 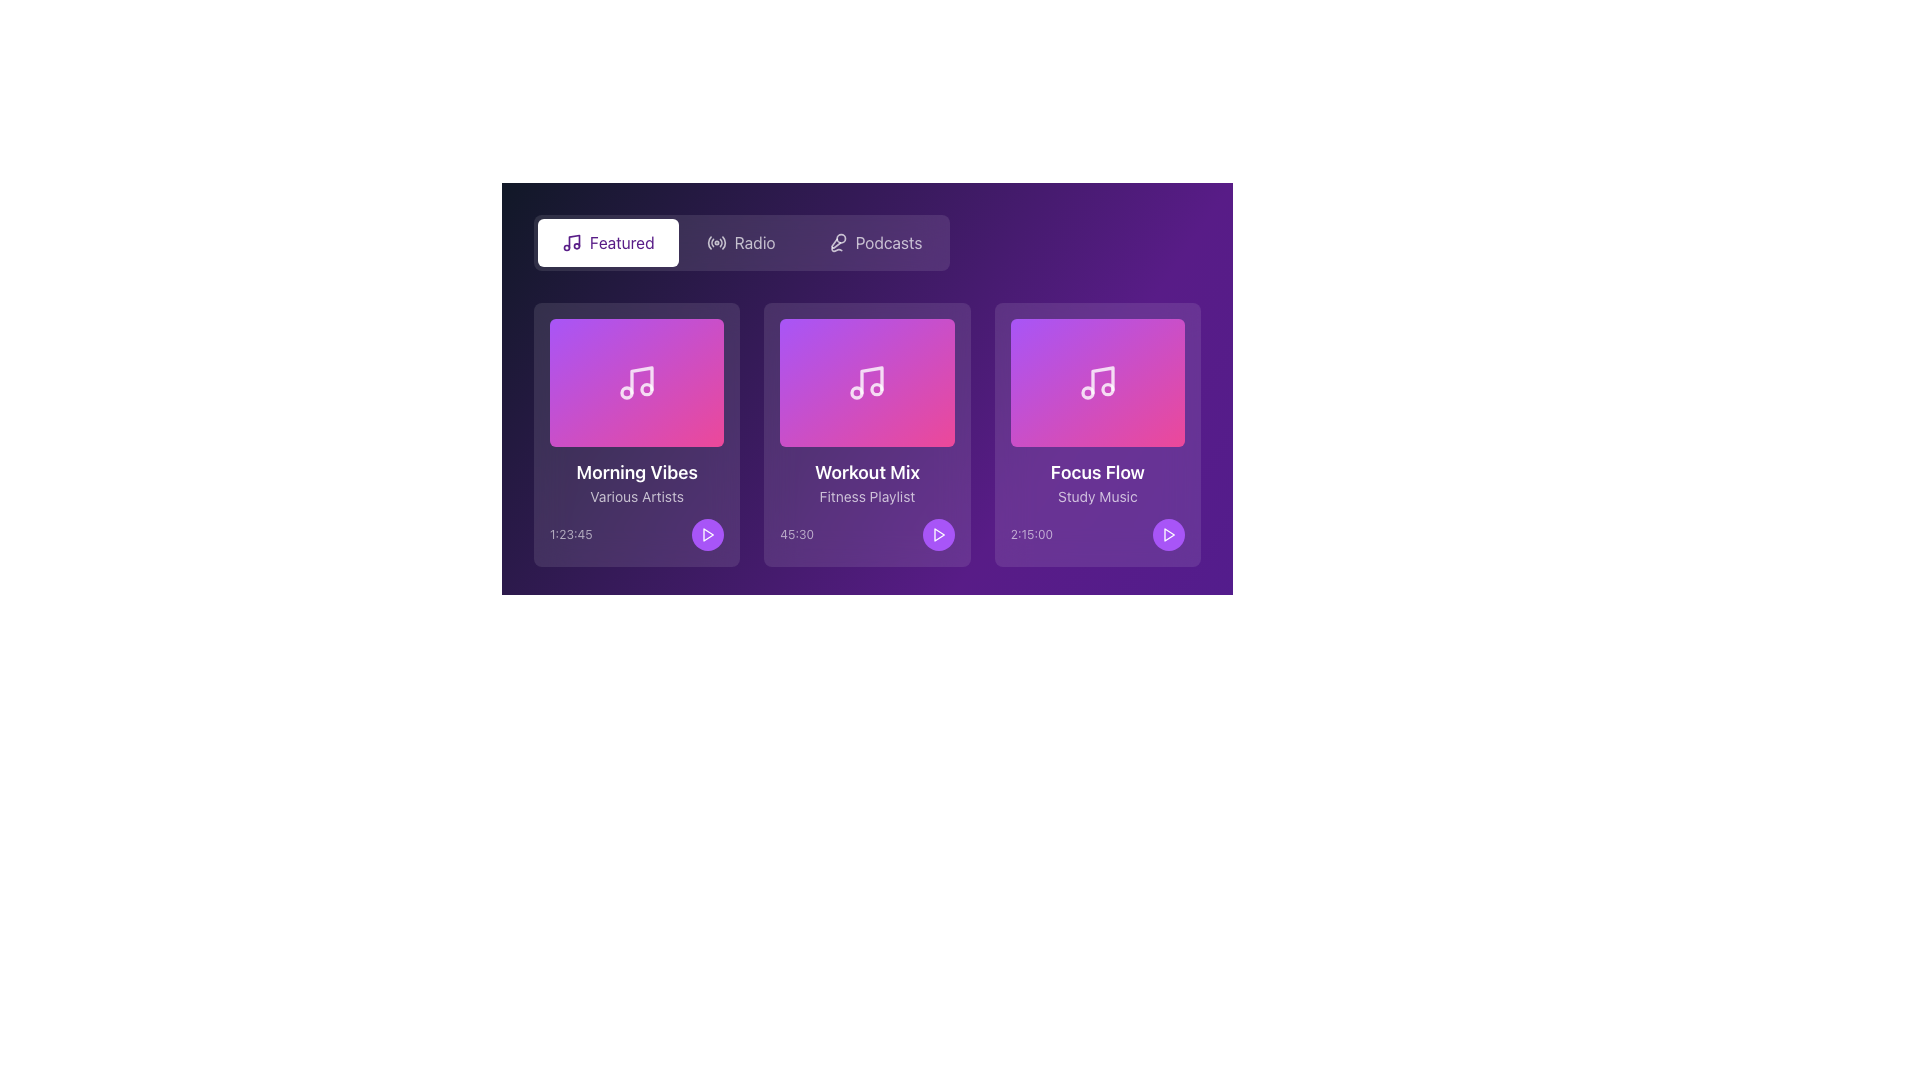 I want to click on the musical motif icon located within the 'Featured' button in the top-left corner of the interface, indicating content related to music or audio, so click(x=573, y=240).